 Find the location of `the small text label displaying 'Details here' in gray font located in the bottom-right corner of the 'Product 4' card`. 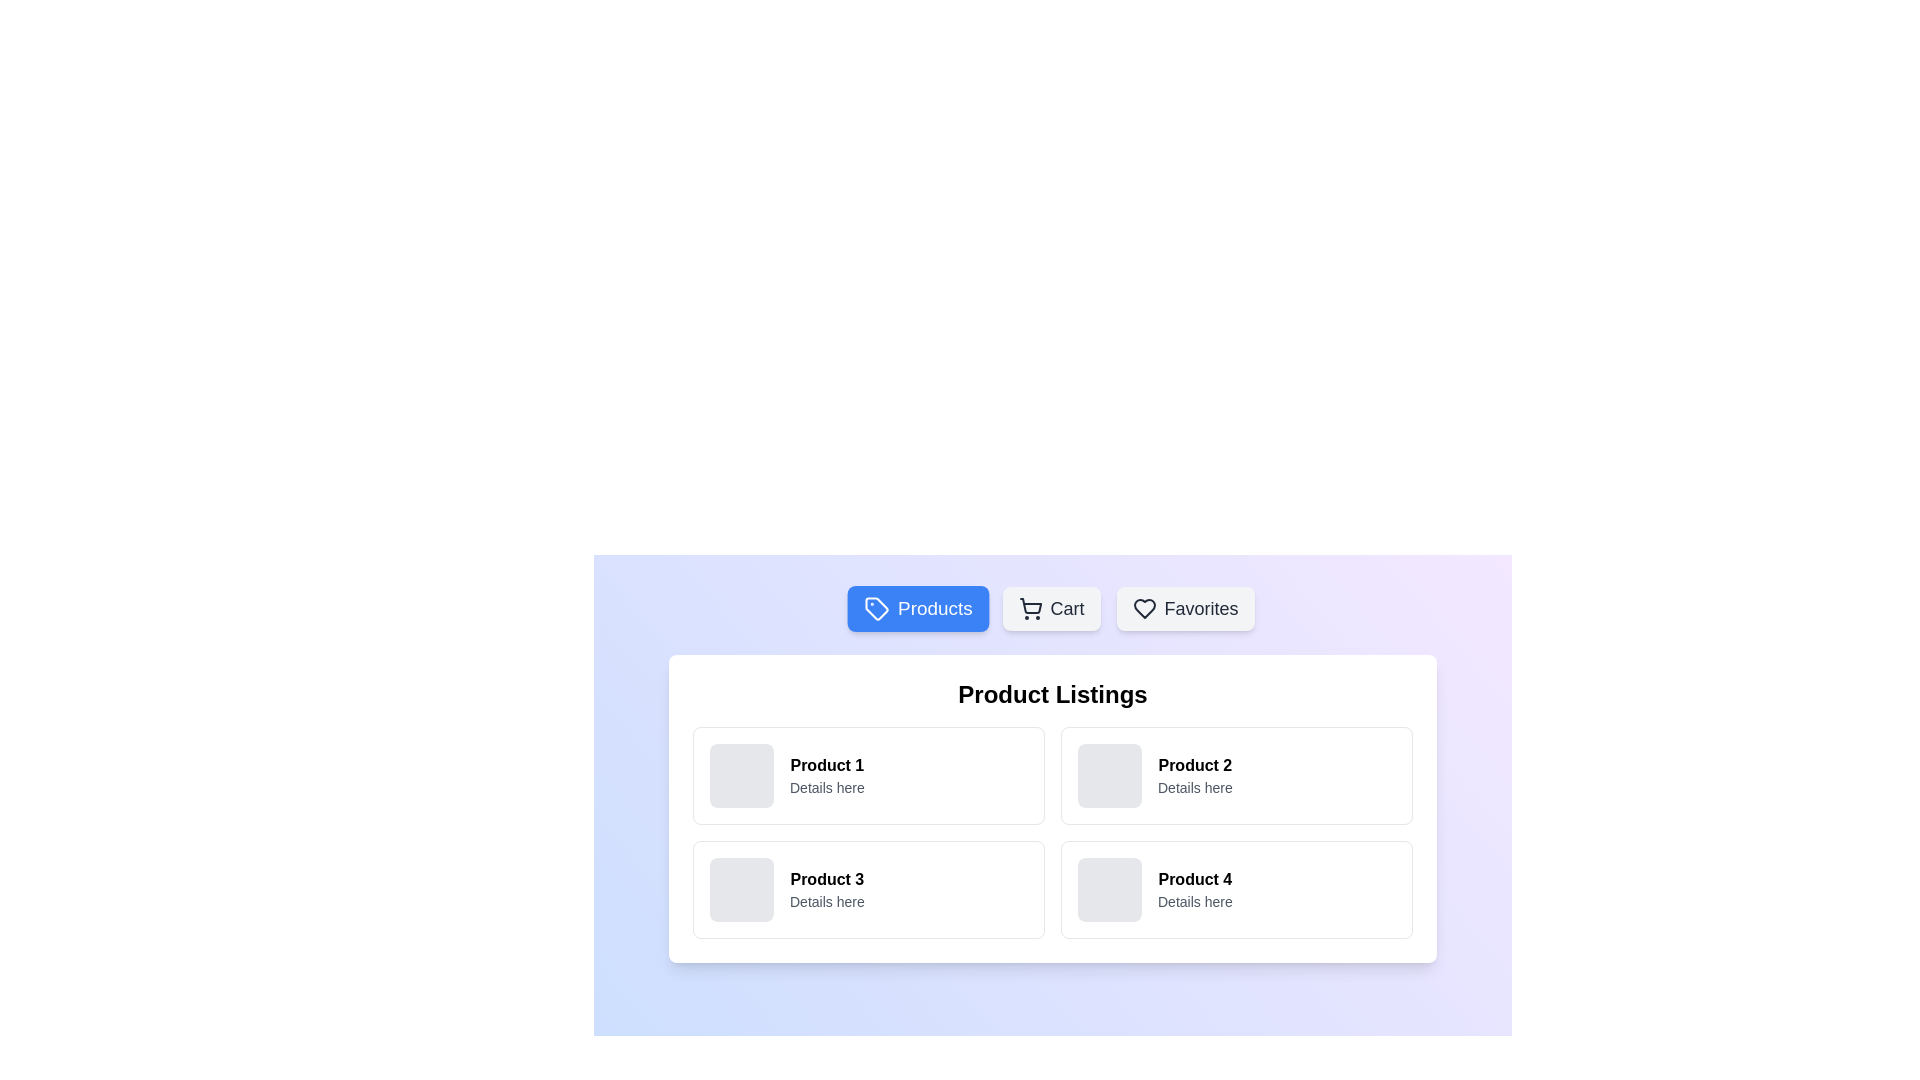

the small text label displaying 'Details here' in gray font located in the bottom-right corner of the 'Product 4' card is located at coordinates (1195, 902).